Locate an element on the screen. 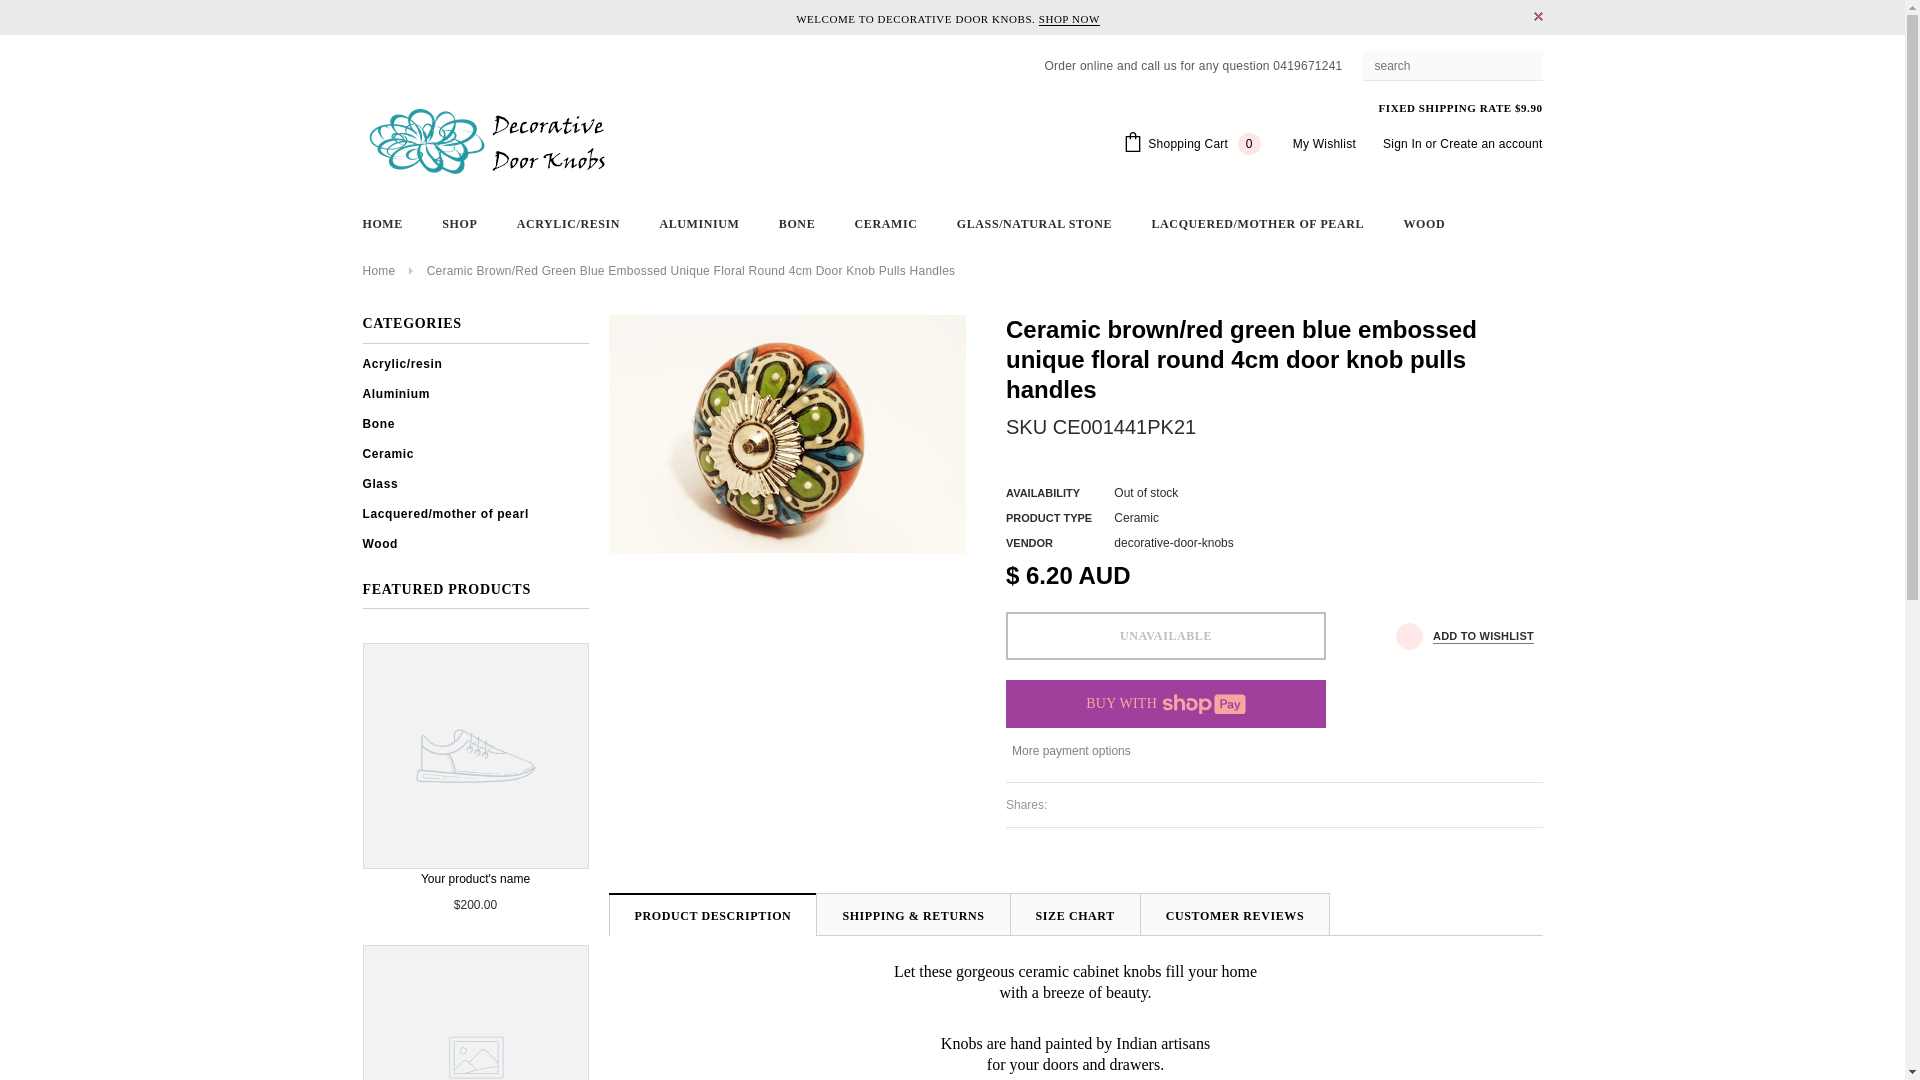  'Unavailable' is located at coordinates (1166, 636).